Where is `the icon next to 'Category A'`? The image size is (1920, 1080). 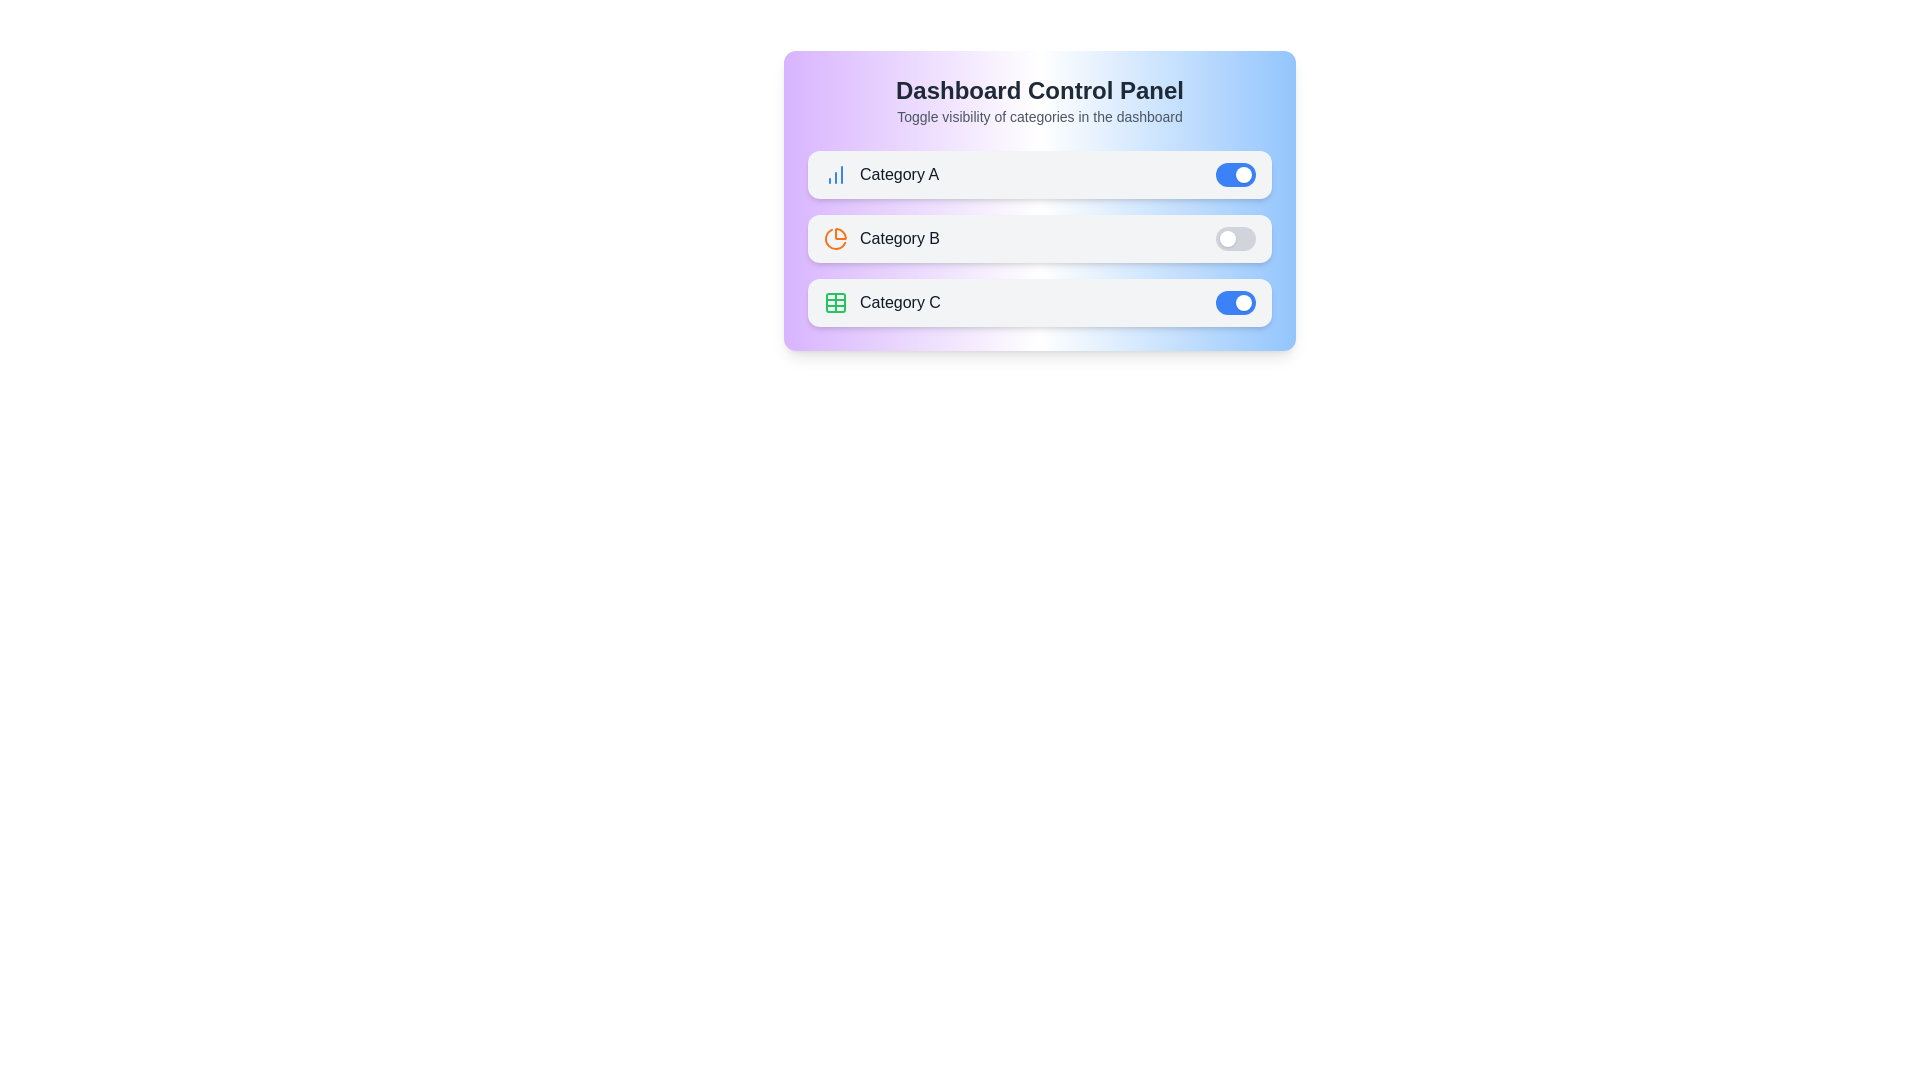
the icon next to 'Category A' is located at coordinates (835, 173).